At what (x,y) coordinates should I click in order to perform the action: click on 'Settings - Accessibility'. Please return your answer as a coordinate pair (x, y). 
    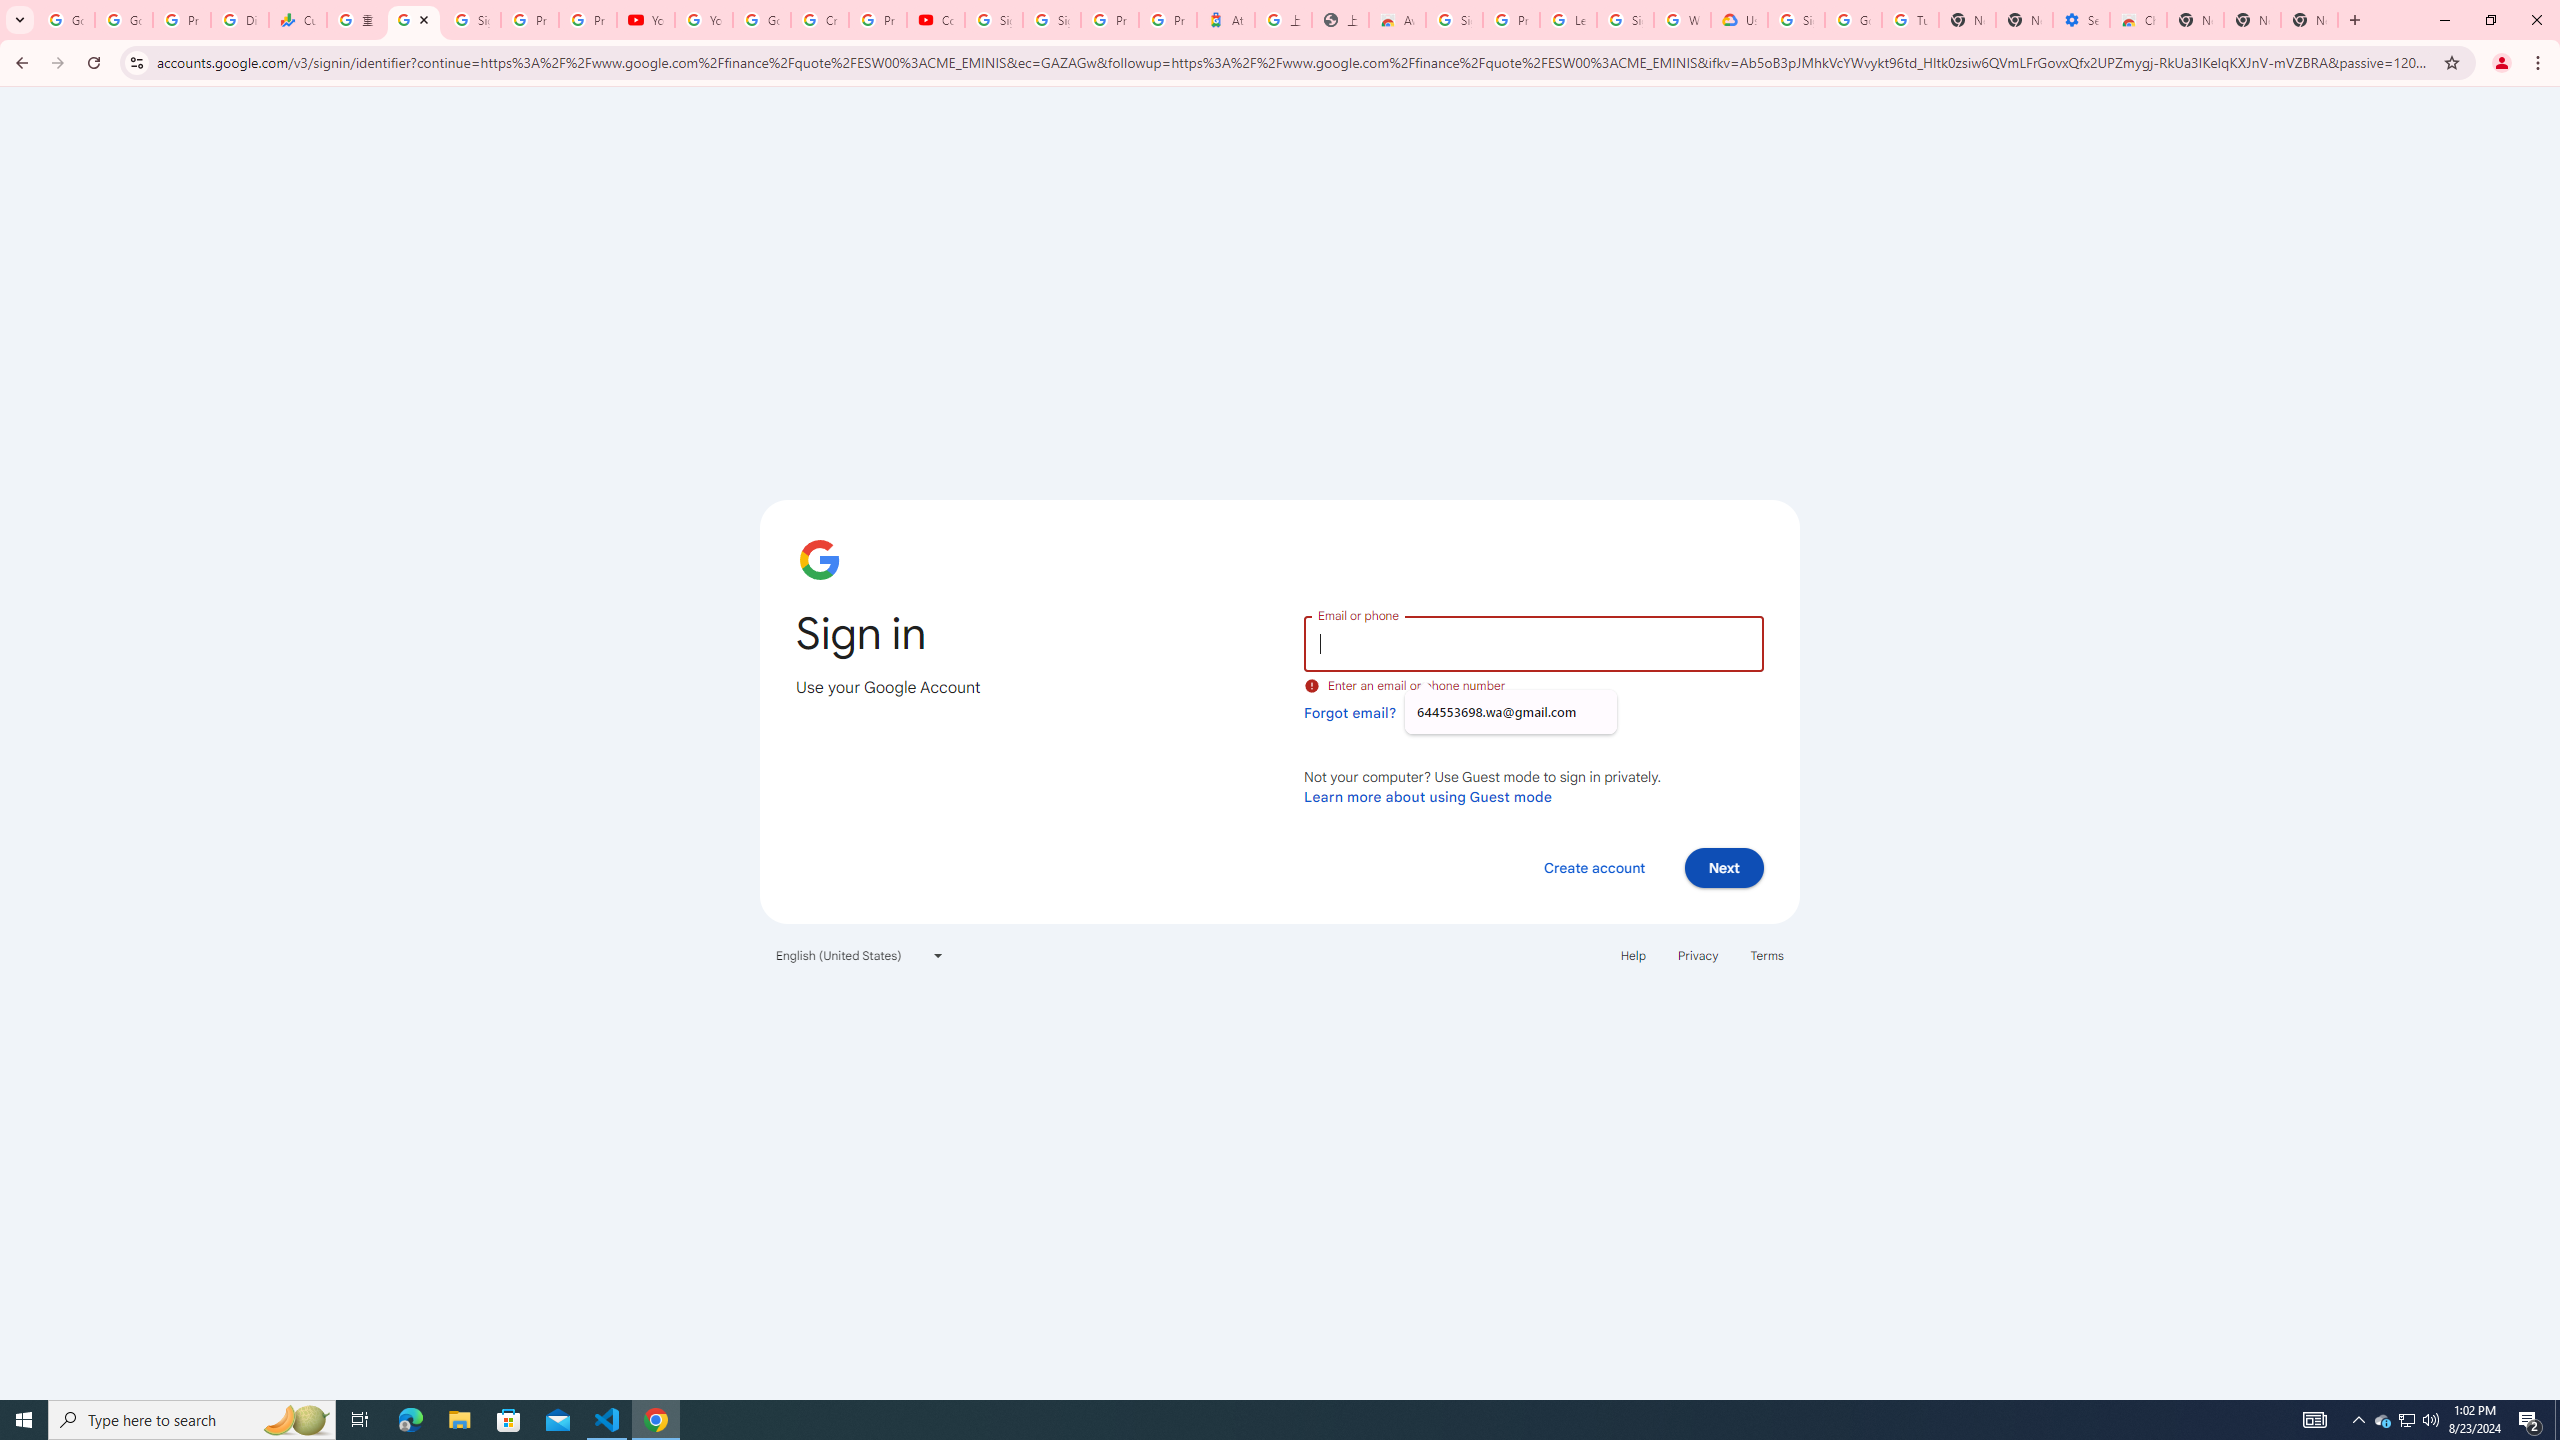
    Looking at the image, I should click on (2080, 19).